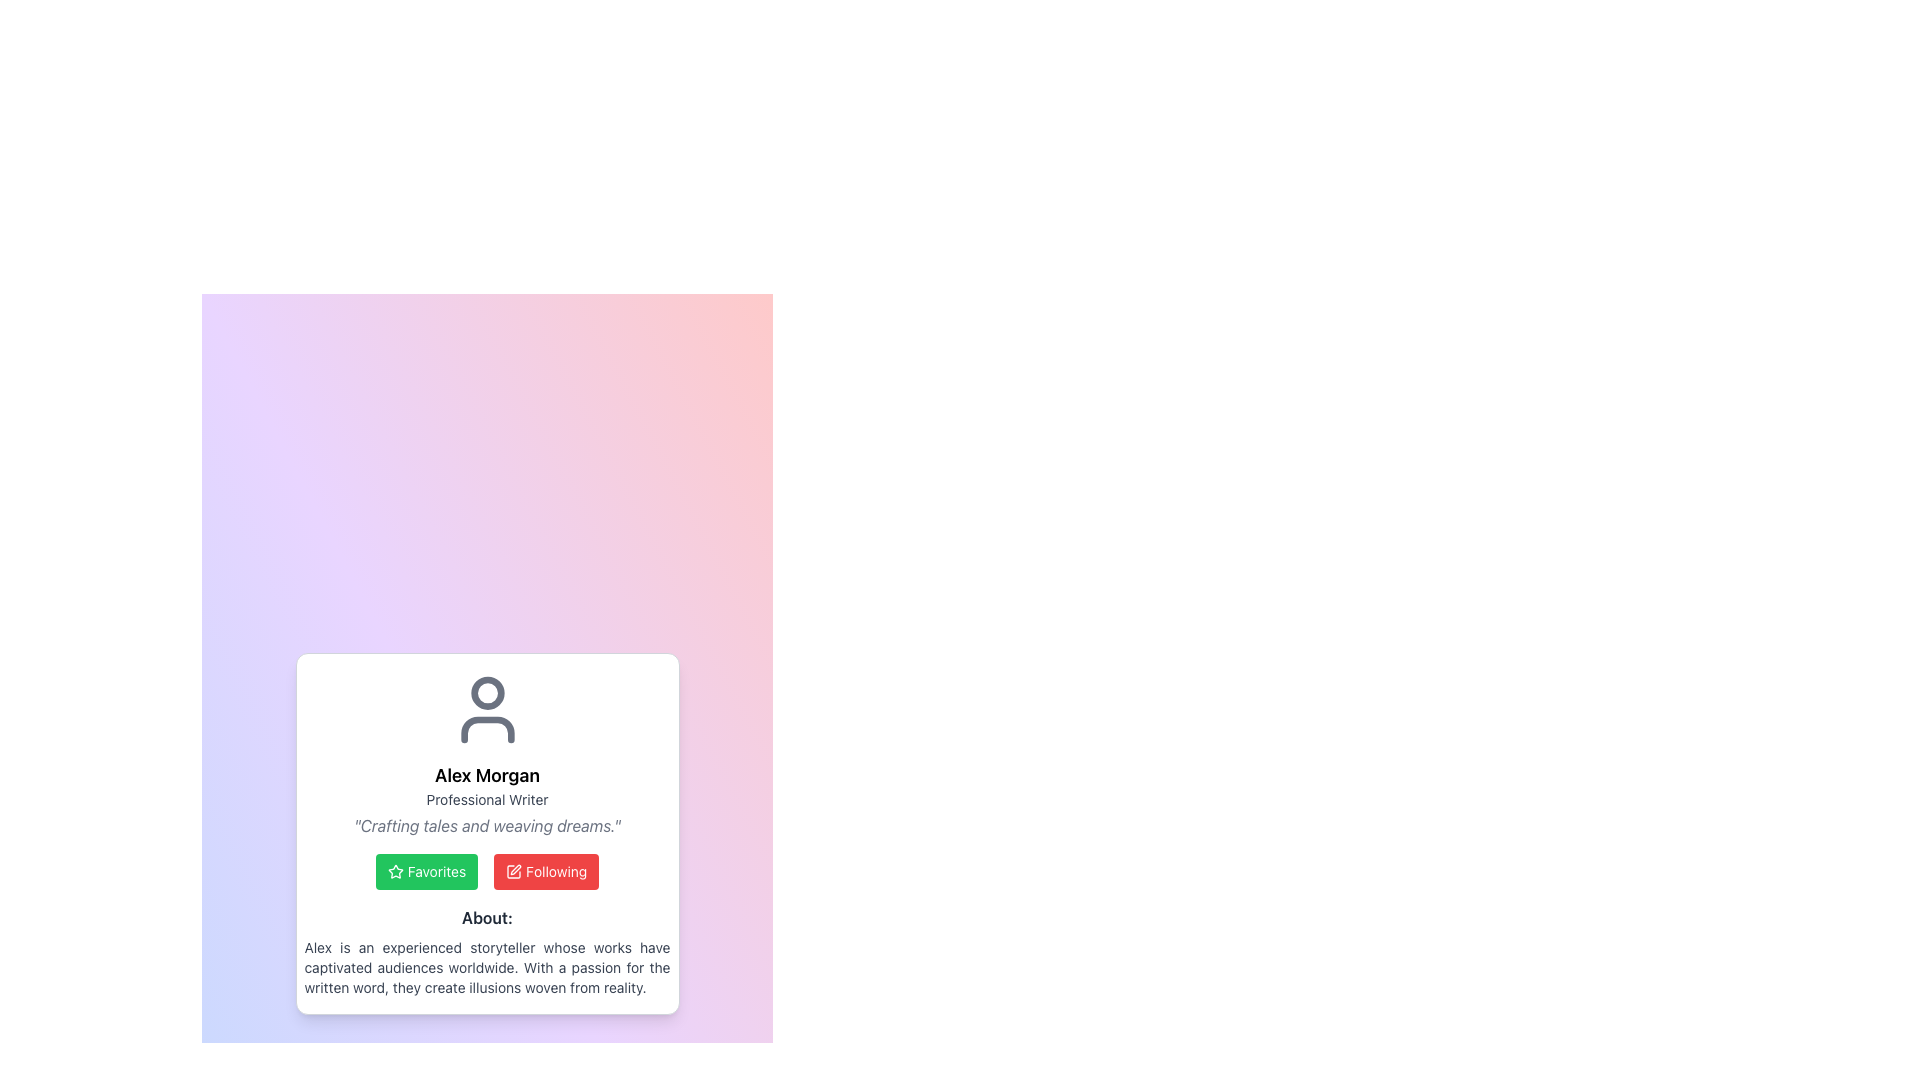 This screenshot has width=1920, height=1080. Describe the element at coordinates (487, 708) in the screenshot. I see `the user icon, which is a gray circular head above curved shoulders, located in the upper central portion of the card, directly above the text 'Alex Morgan'` at that location.